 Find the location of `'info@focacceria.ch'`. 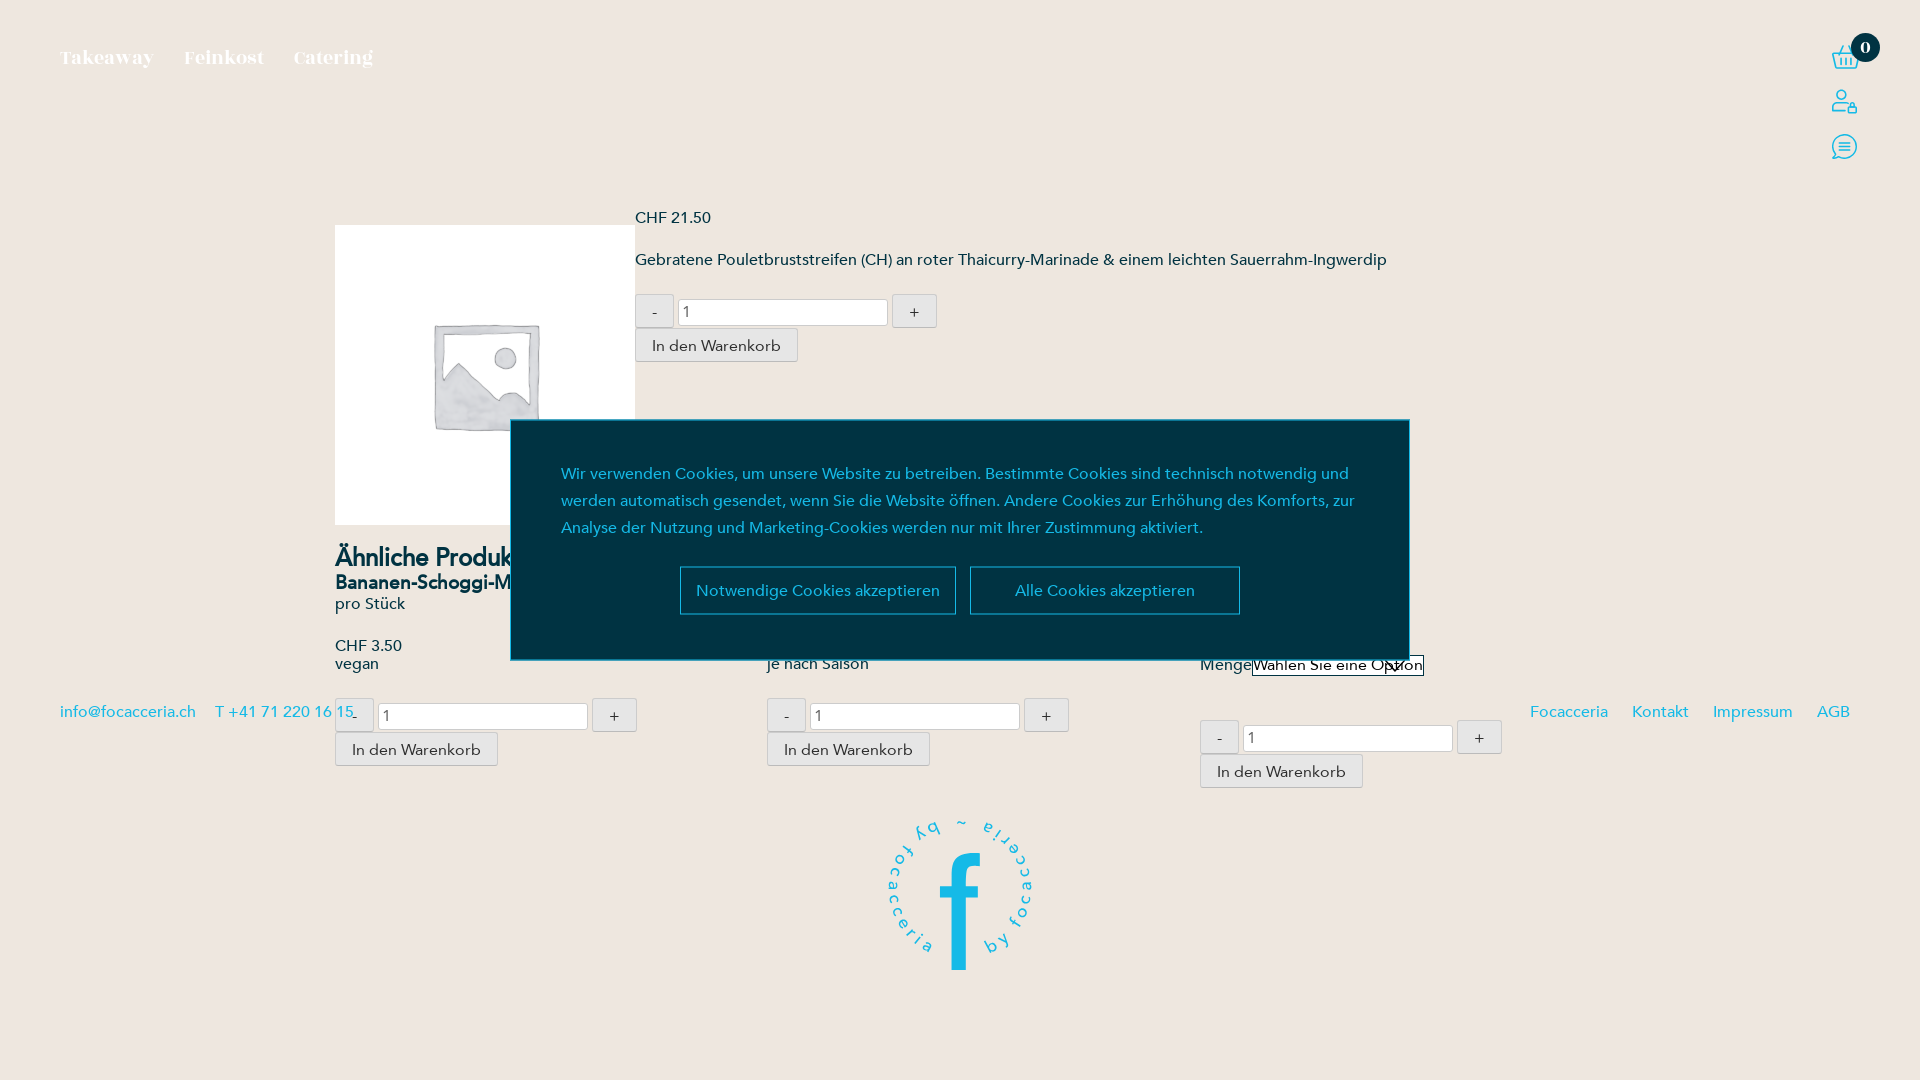

'info@focacceria.ch' is located at coordinates (59, 711).